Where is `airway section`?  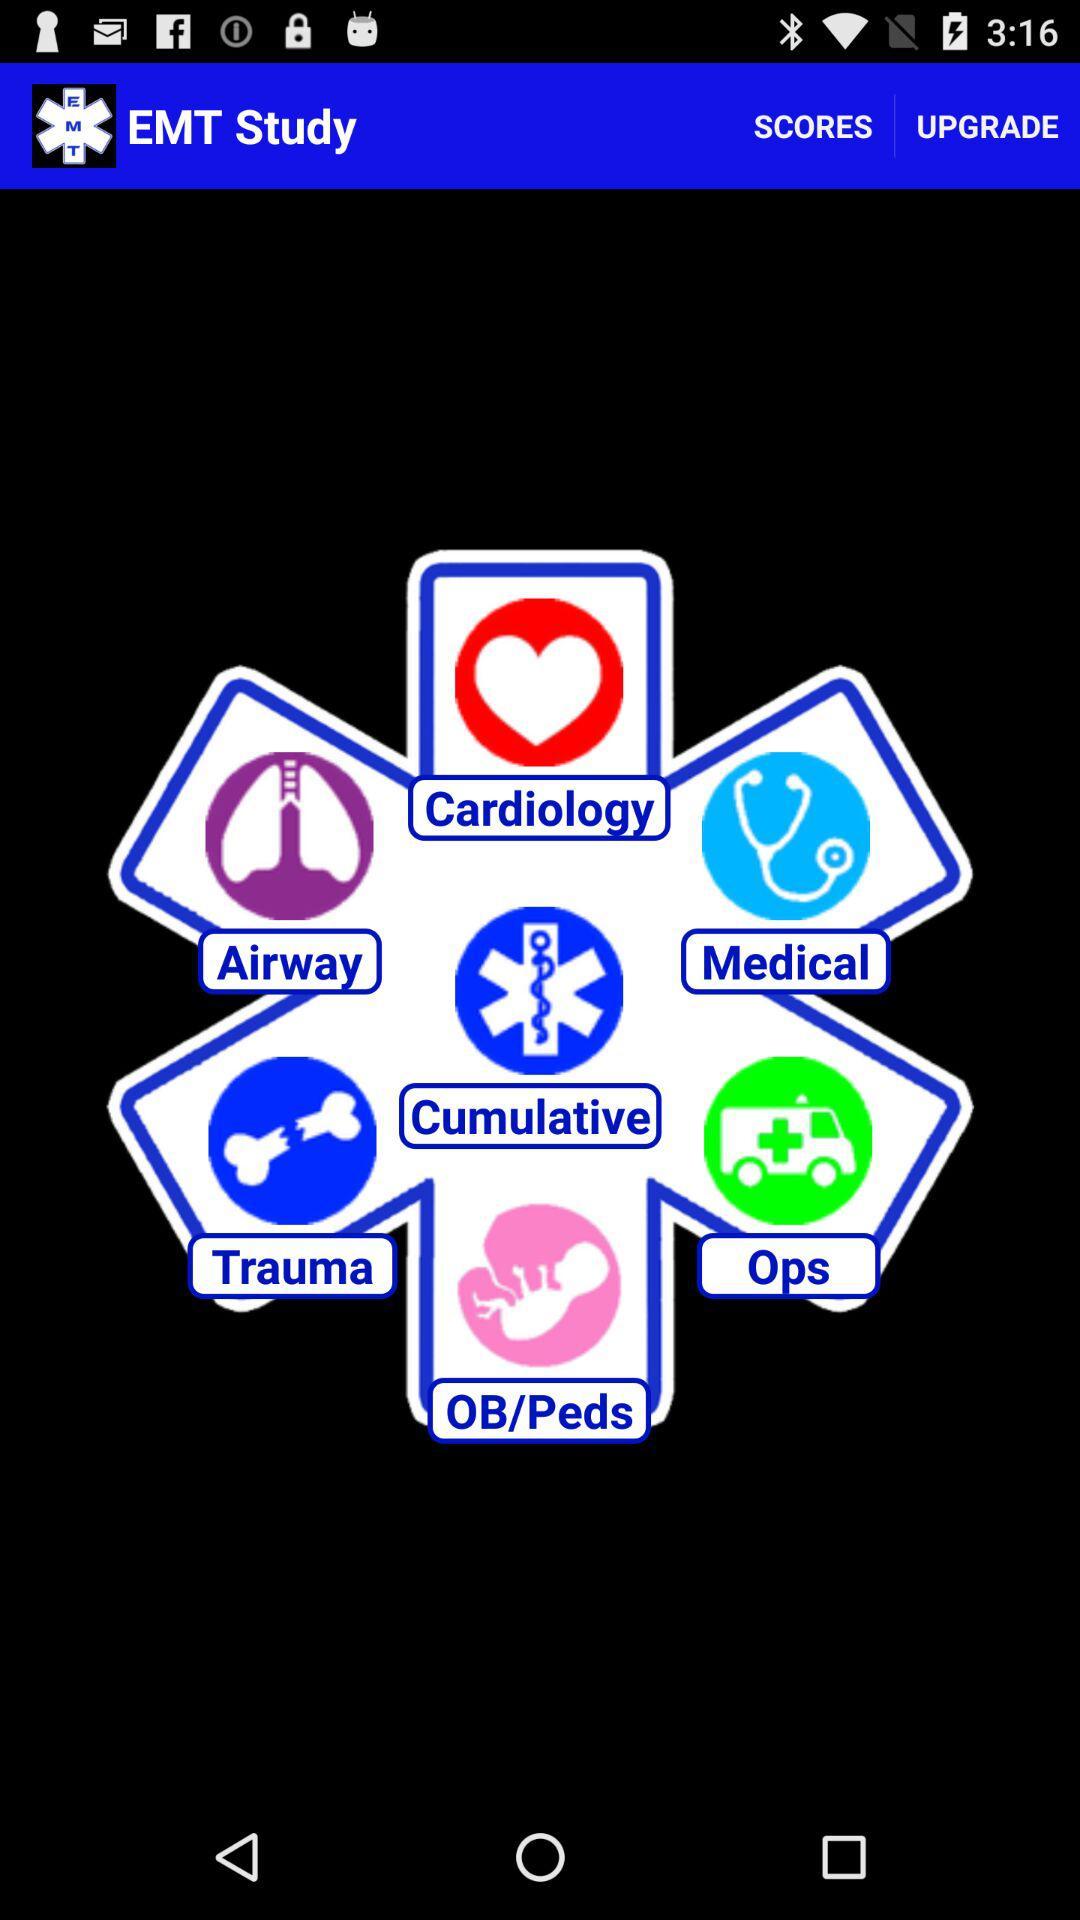 airway section is located at coordinates (289, 836).